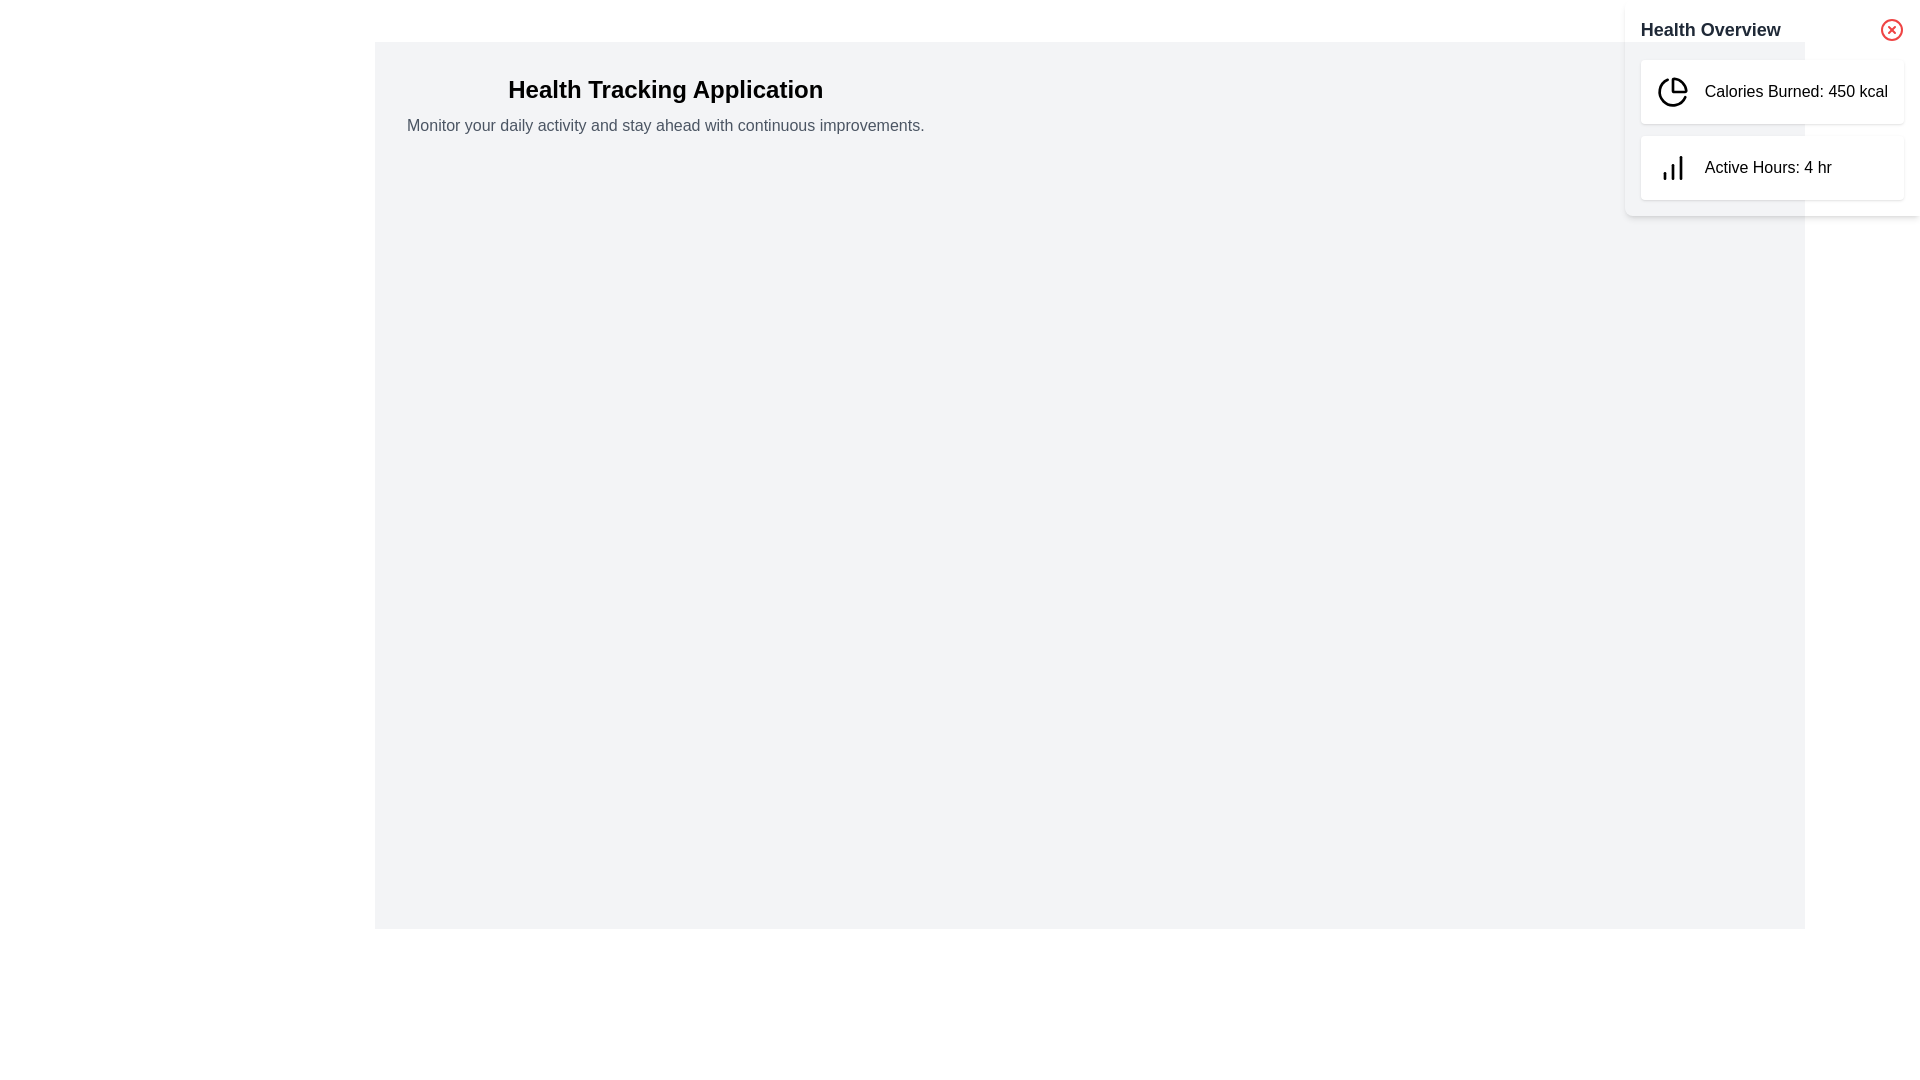 The height and width of the screenshot is (1080, 1920). I want to click on information displayed on the text label that reads 'Active Hours: 4 hr', which is located within the second card of the 'Health Overview' section, positioned to the right of a vertical bar chart icon, so click(1768, 167).